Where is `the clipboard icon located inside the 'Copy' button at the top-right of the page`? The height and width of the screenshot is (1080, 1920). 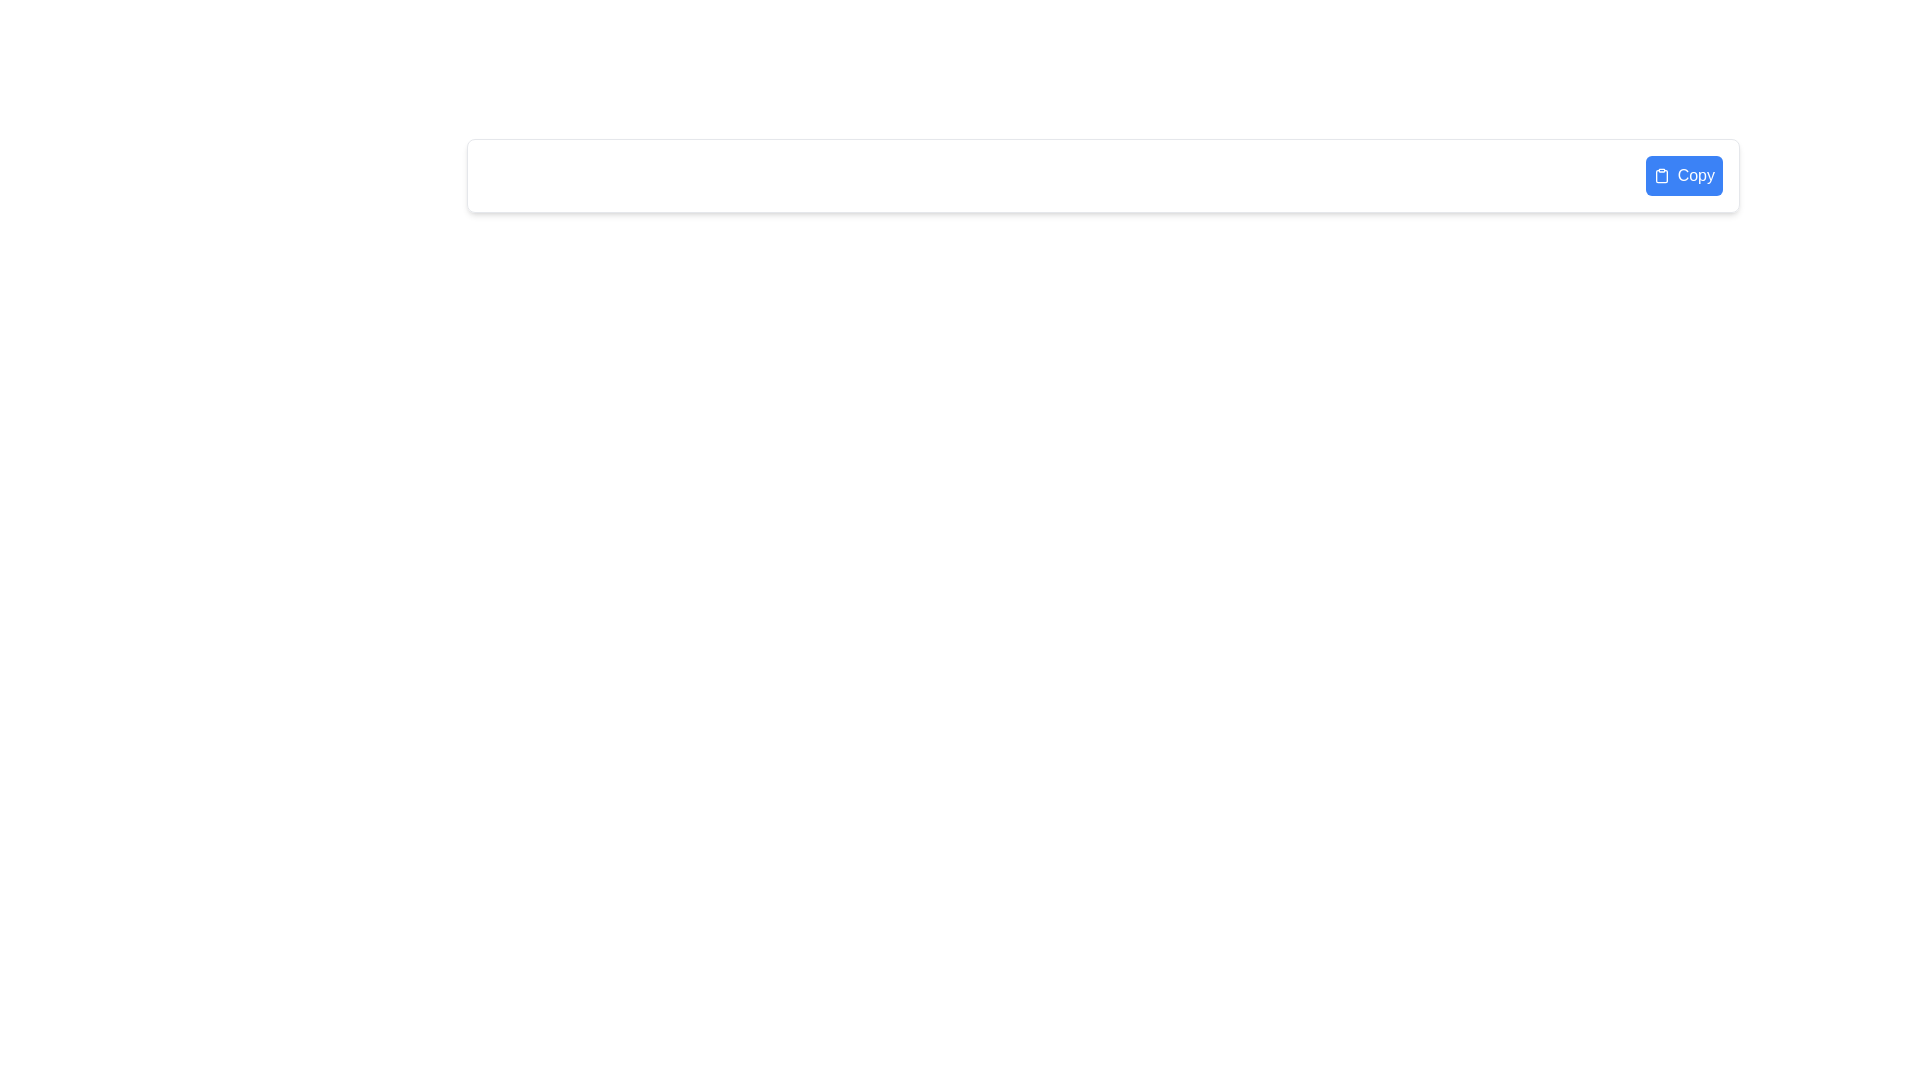
the clipboard icon located inside the 'Copy' button at the top-right of the page is located at coordinates (1661, 175).